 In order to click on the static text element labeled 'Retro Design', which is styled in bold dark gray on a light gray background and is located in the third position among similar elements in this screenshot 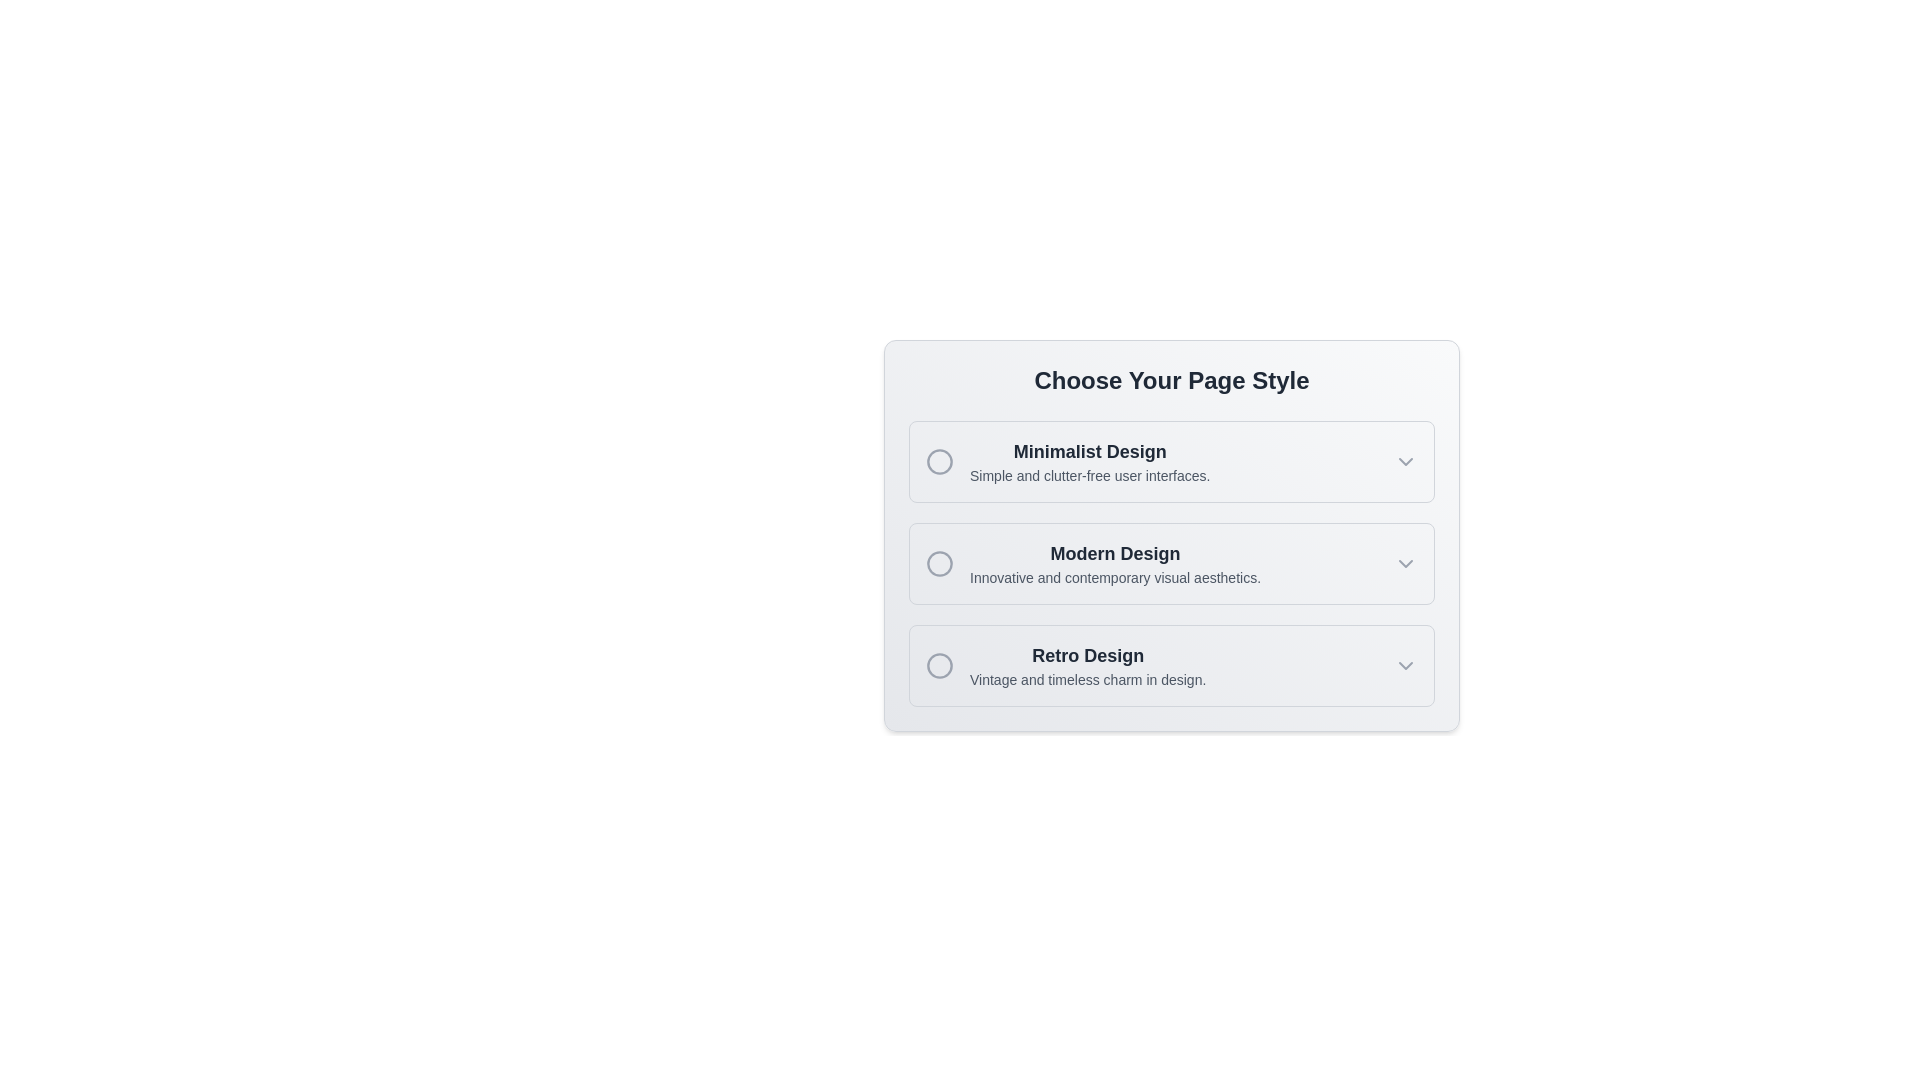, I will do `click(1087, 655)`.